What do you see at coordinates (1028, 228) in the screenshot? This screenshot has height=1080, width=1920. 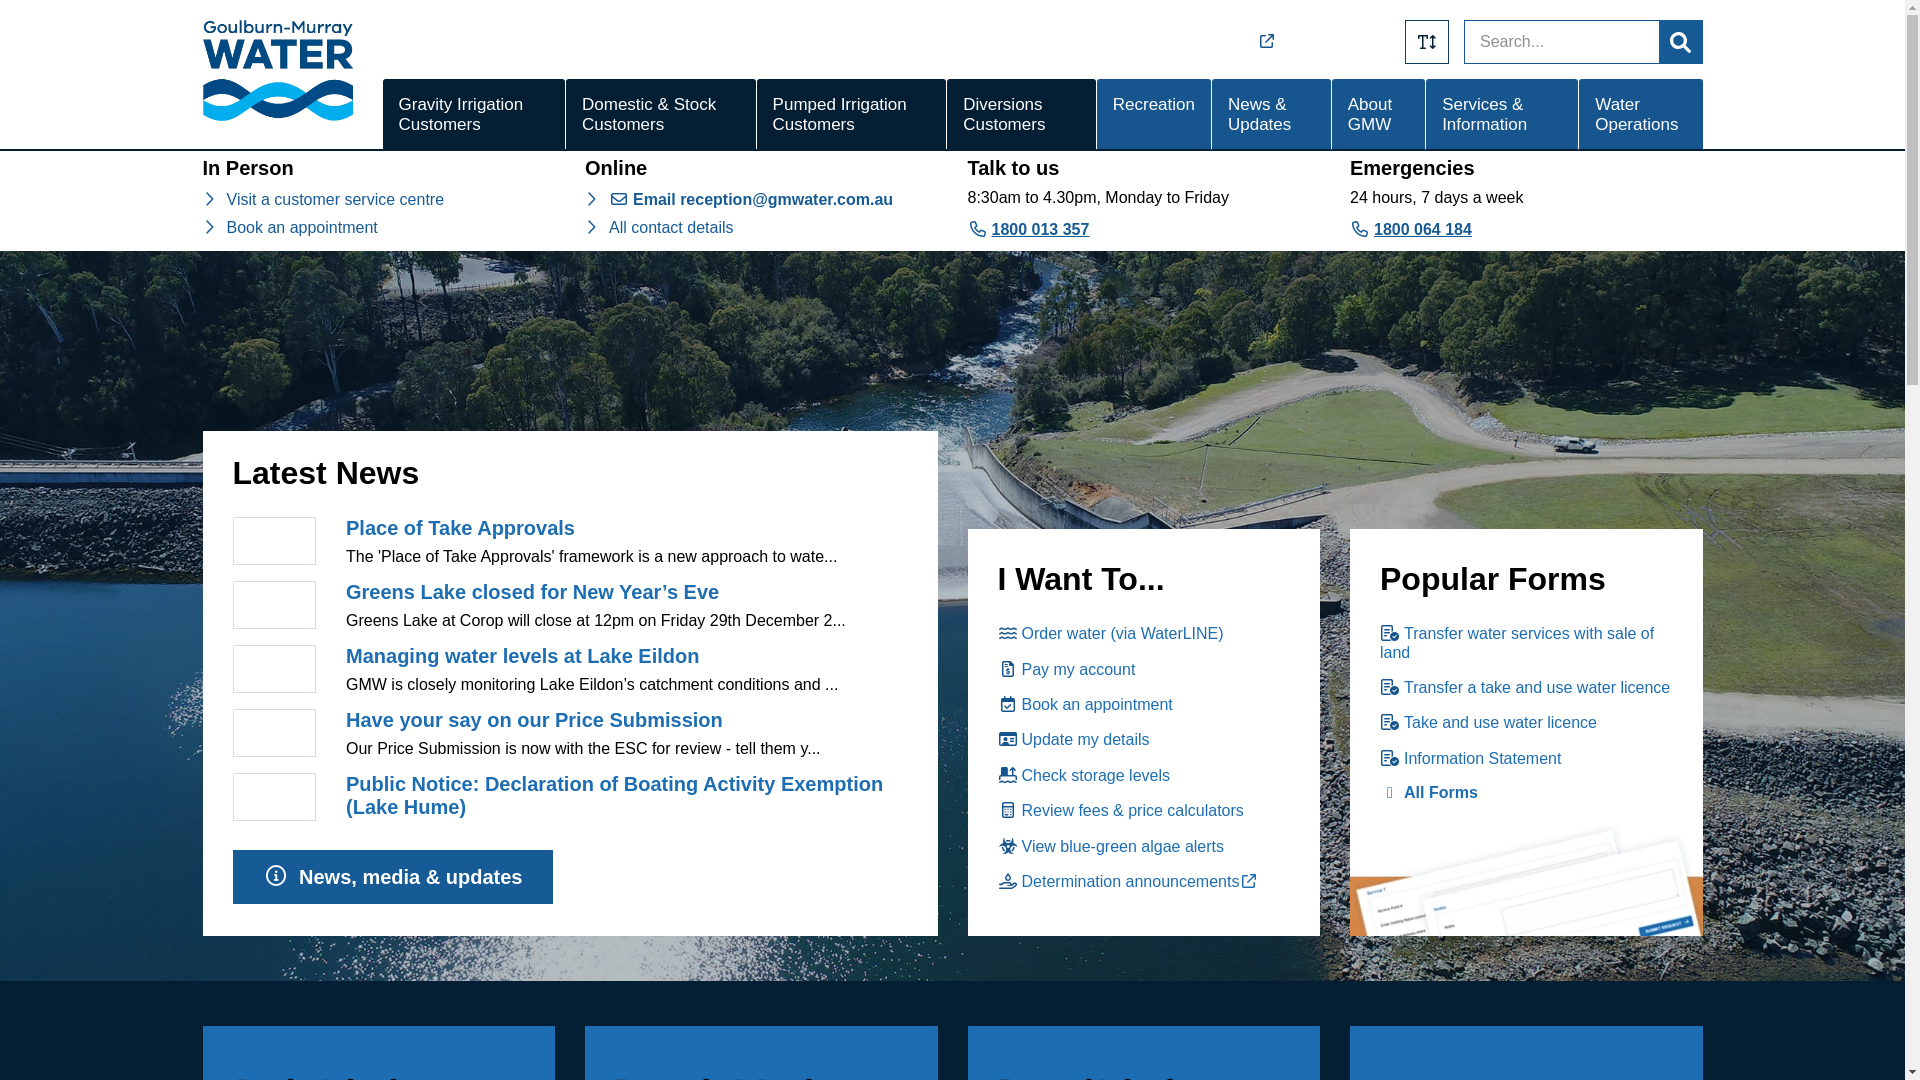 I see `'1800 013 357'` at bounding box center [1028, 228].